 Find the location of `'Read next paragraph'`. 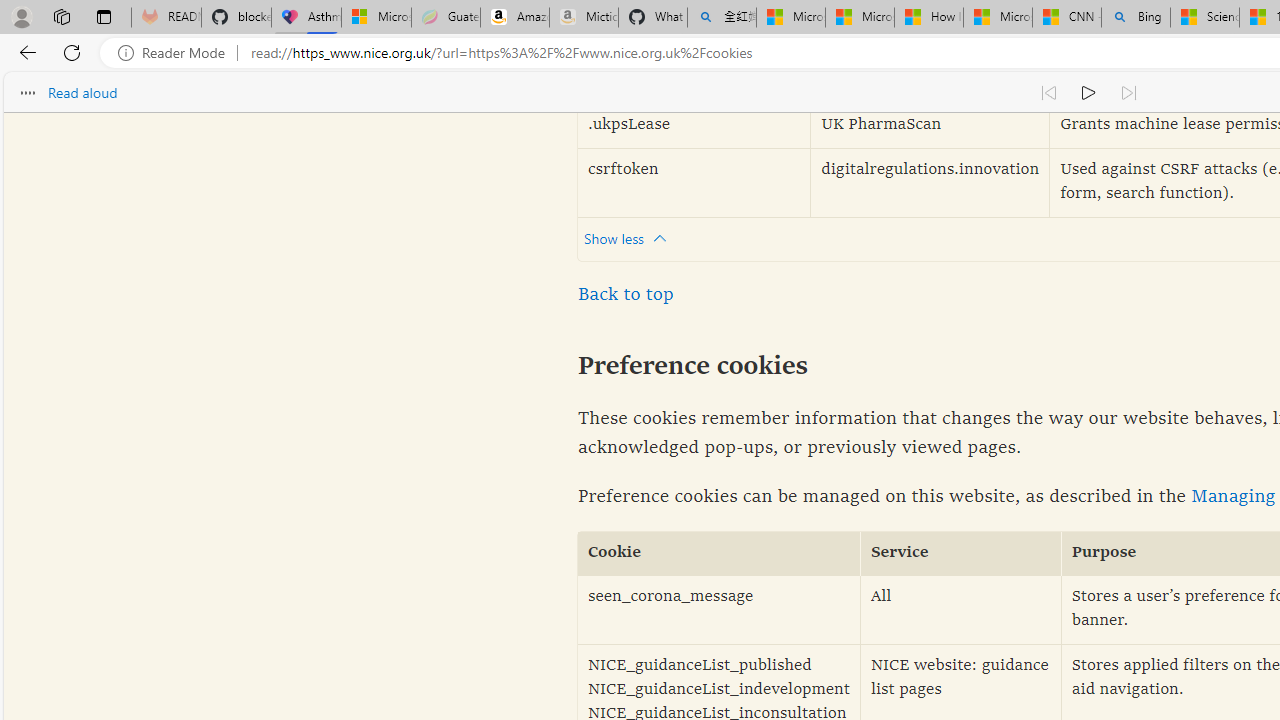

'Read next paragraph' is located at coordinates (1128, 92).